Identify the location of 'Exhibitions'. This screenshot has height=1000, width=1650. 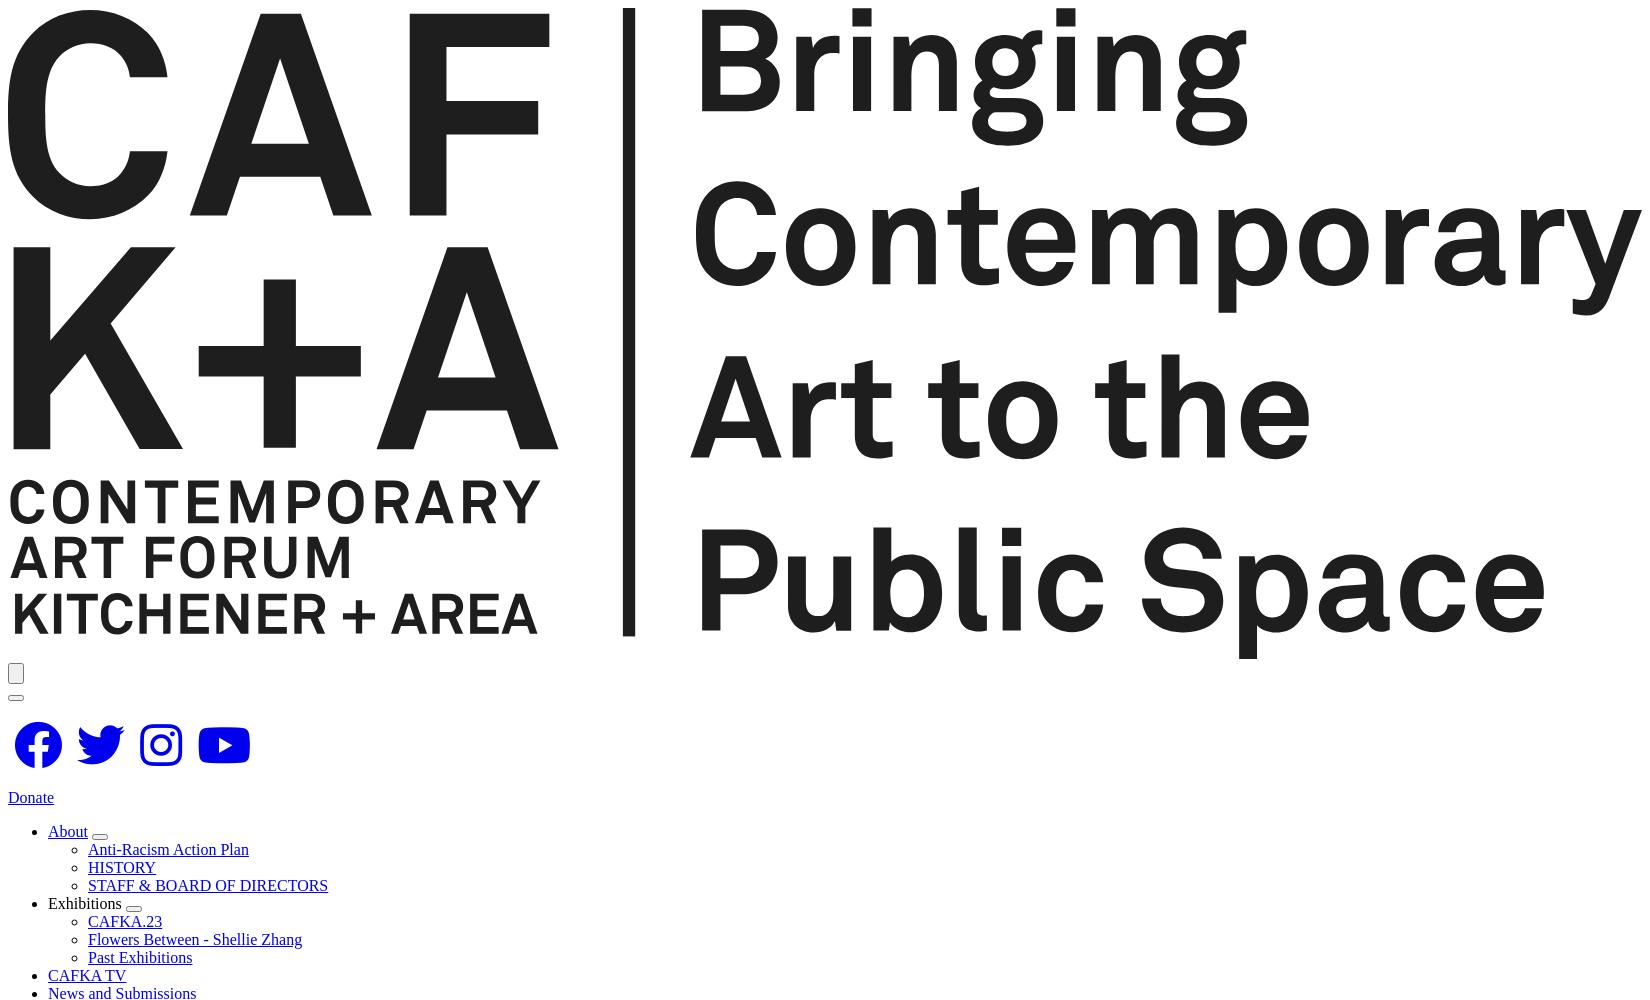
(48, 902).